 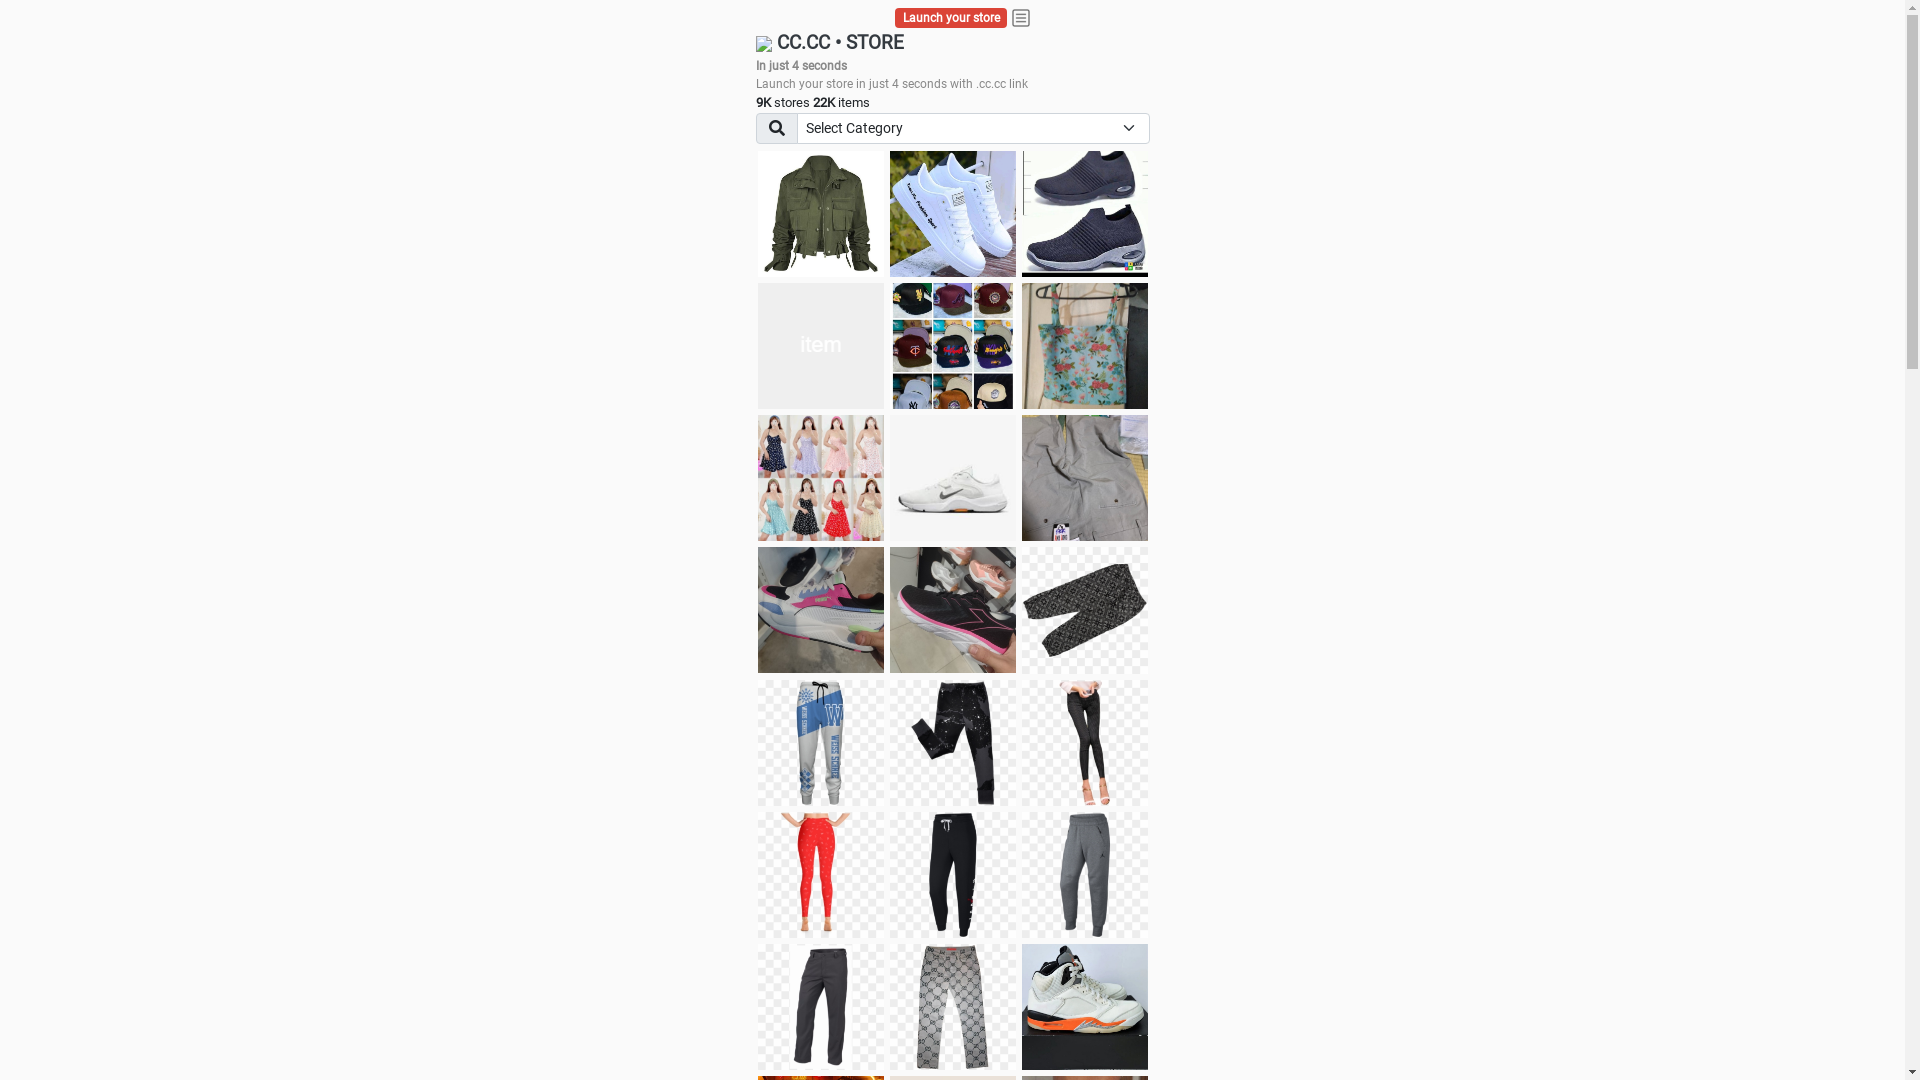 I want to click on 'Pant', so click(x=820, y=874).